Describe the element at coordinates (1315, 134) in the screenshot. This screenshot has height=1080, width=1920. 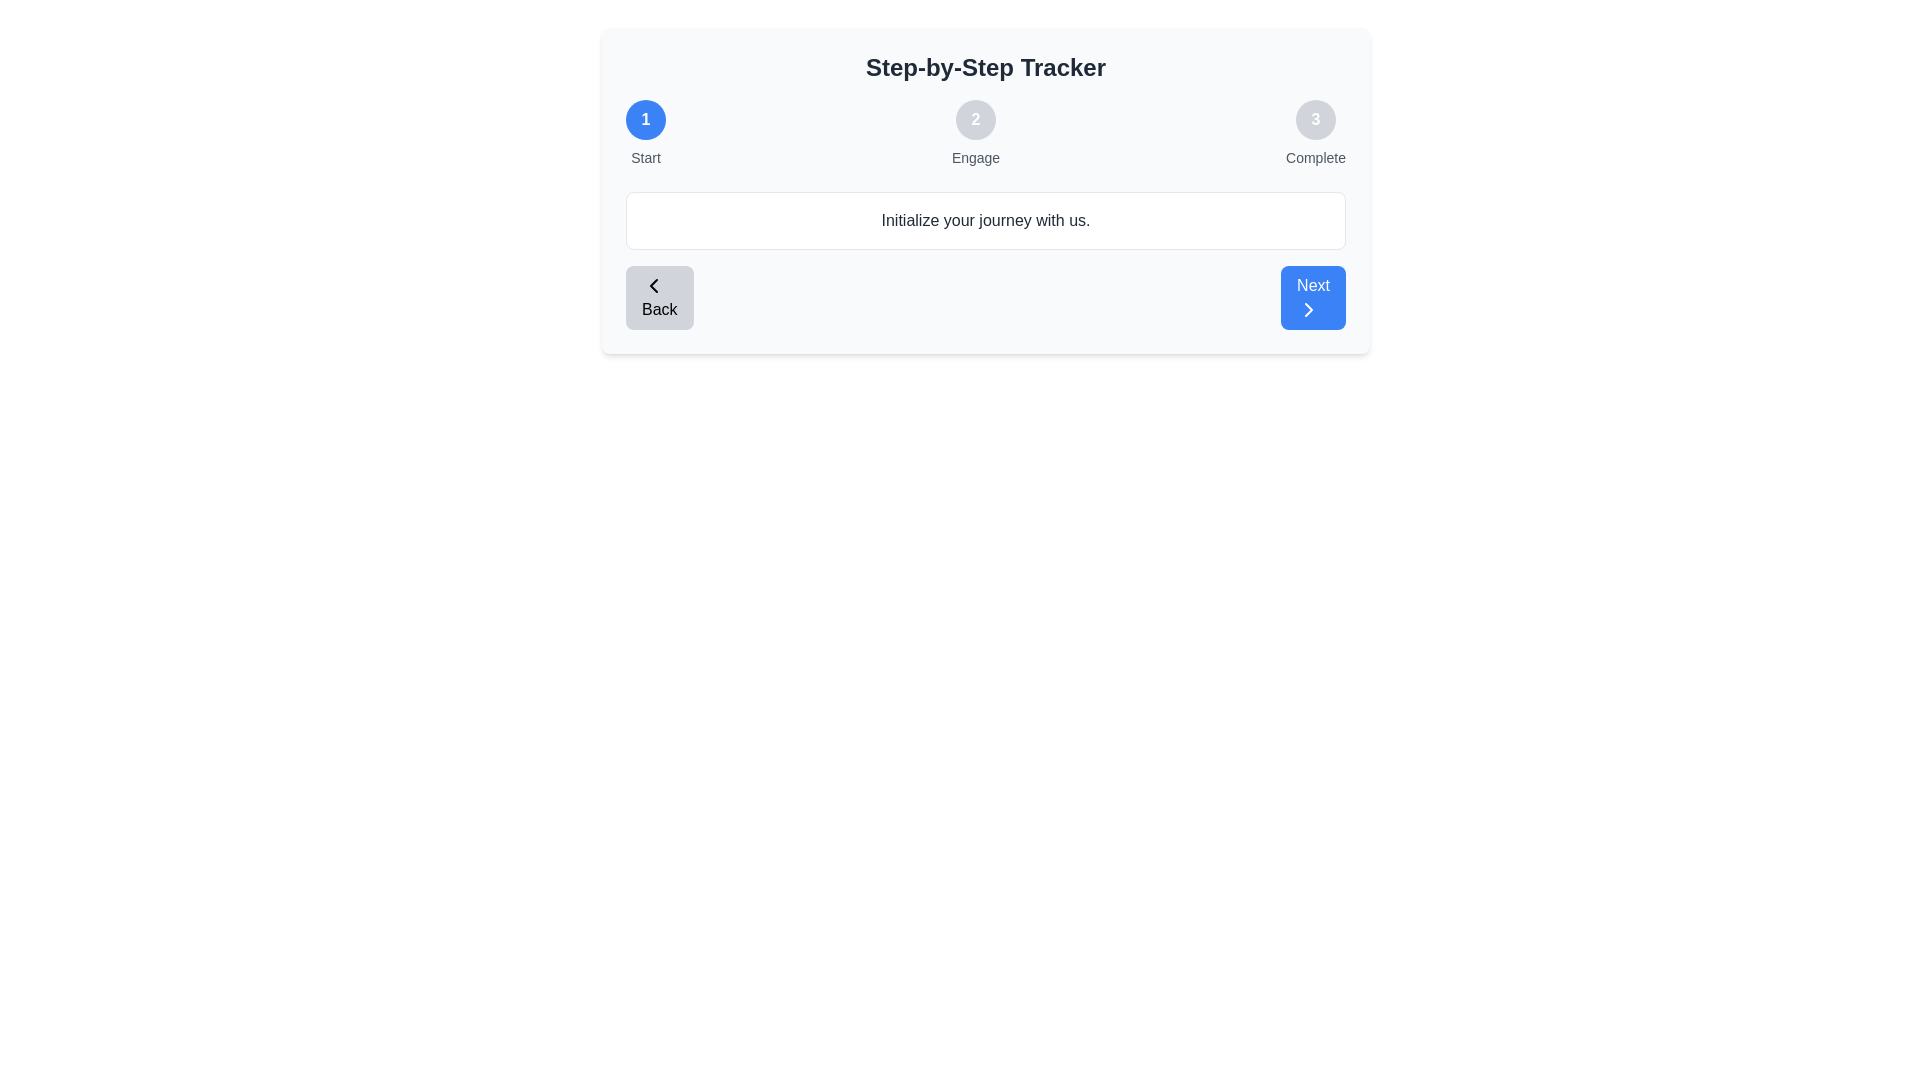
I see `the third step in the step-by-step process tracker, which is located to the right of the 'Engage' step` at that location.